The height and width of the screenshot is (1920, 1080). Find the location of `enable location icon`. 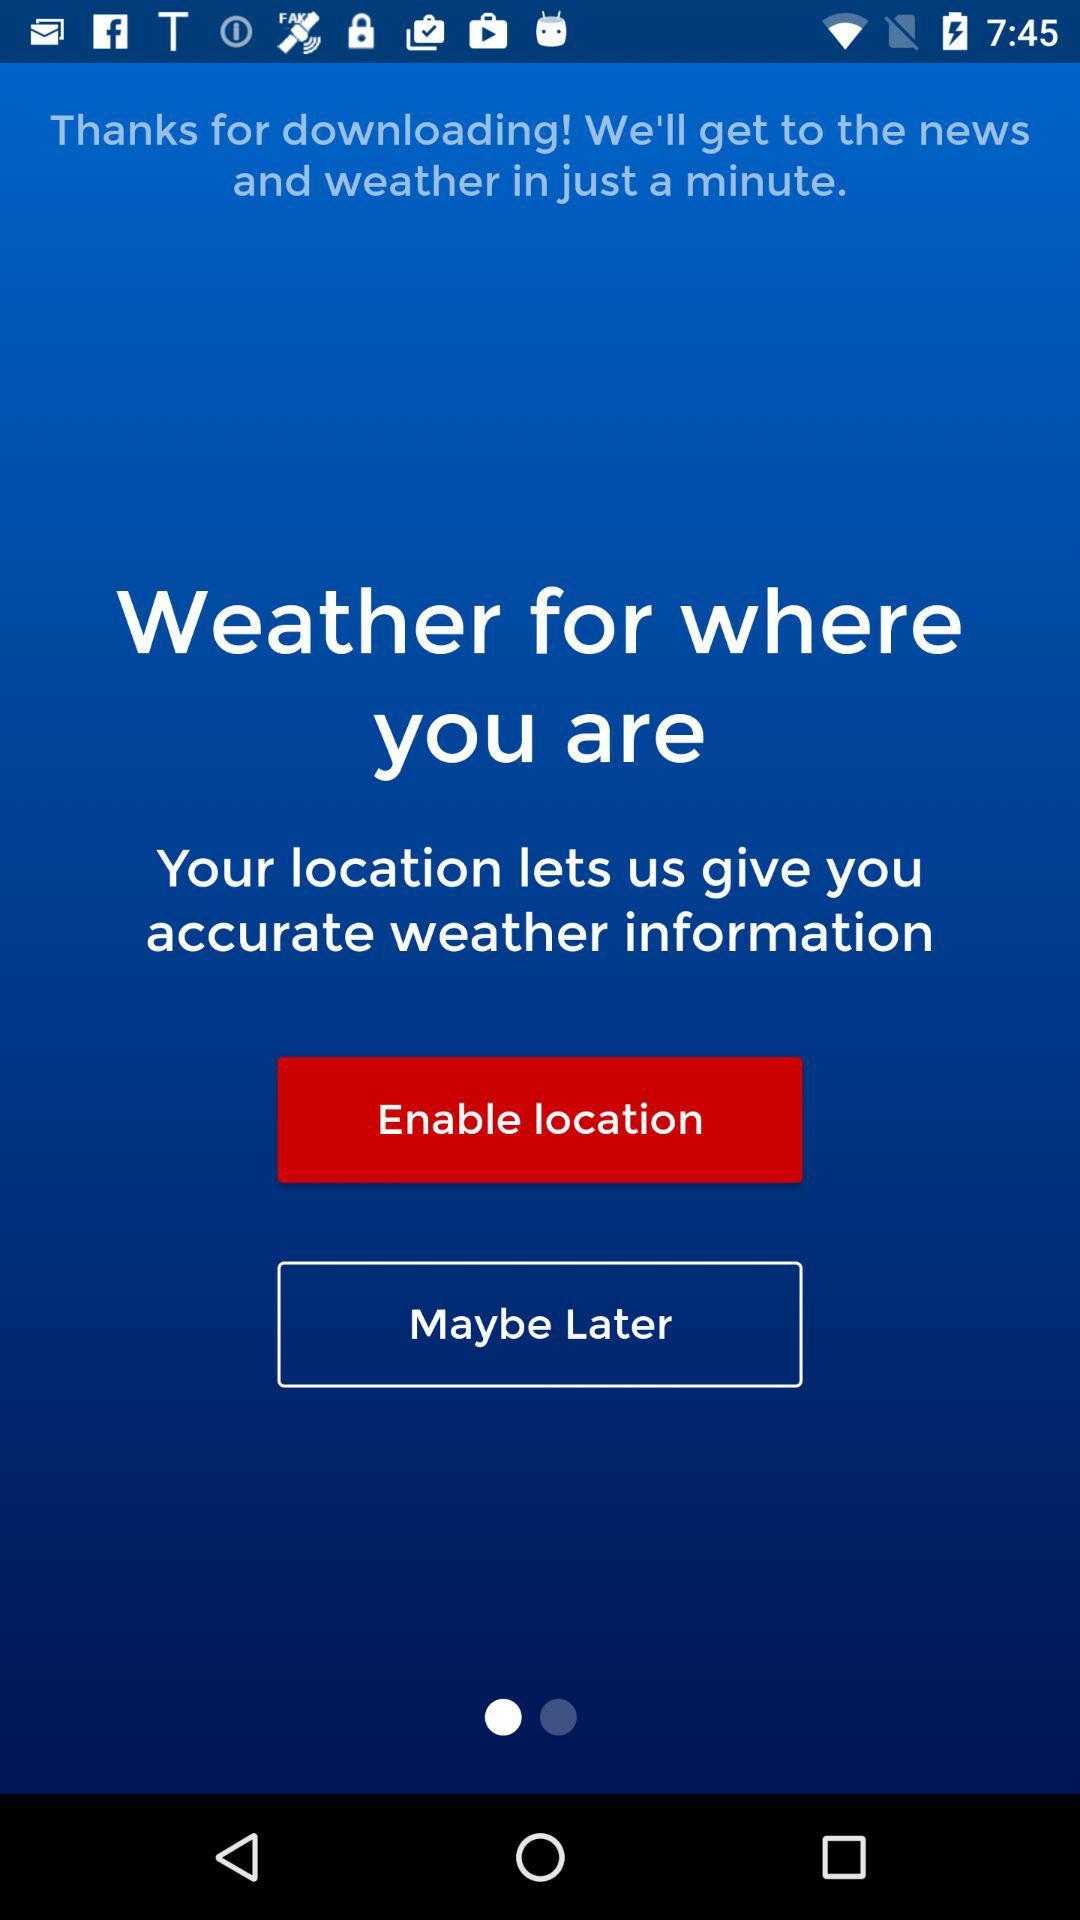

enable location icon is located at coordinates (540, 1118).